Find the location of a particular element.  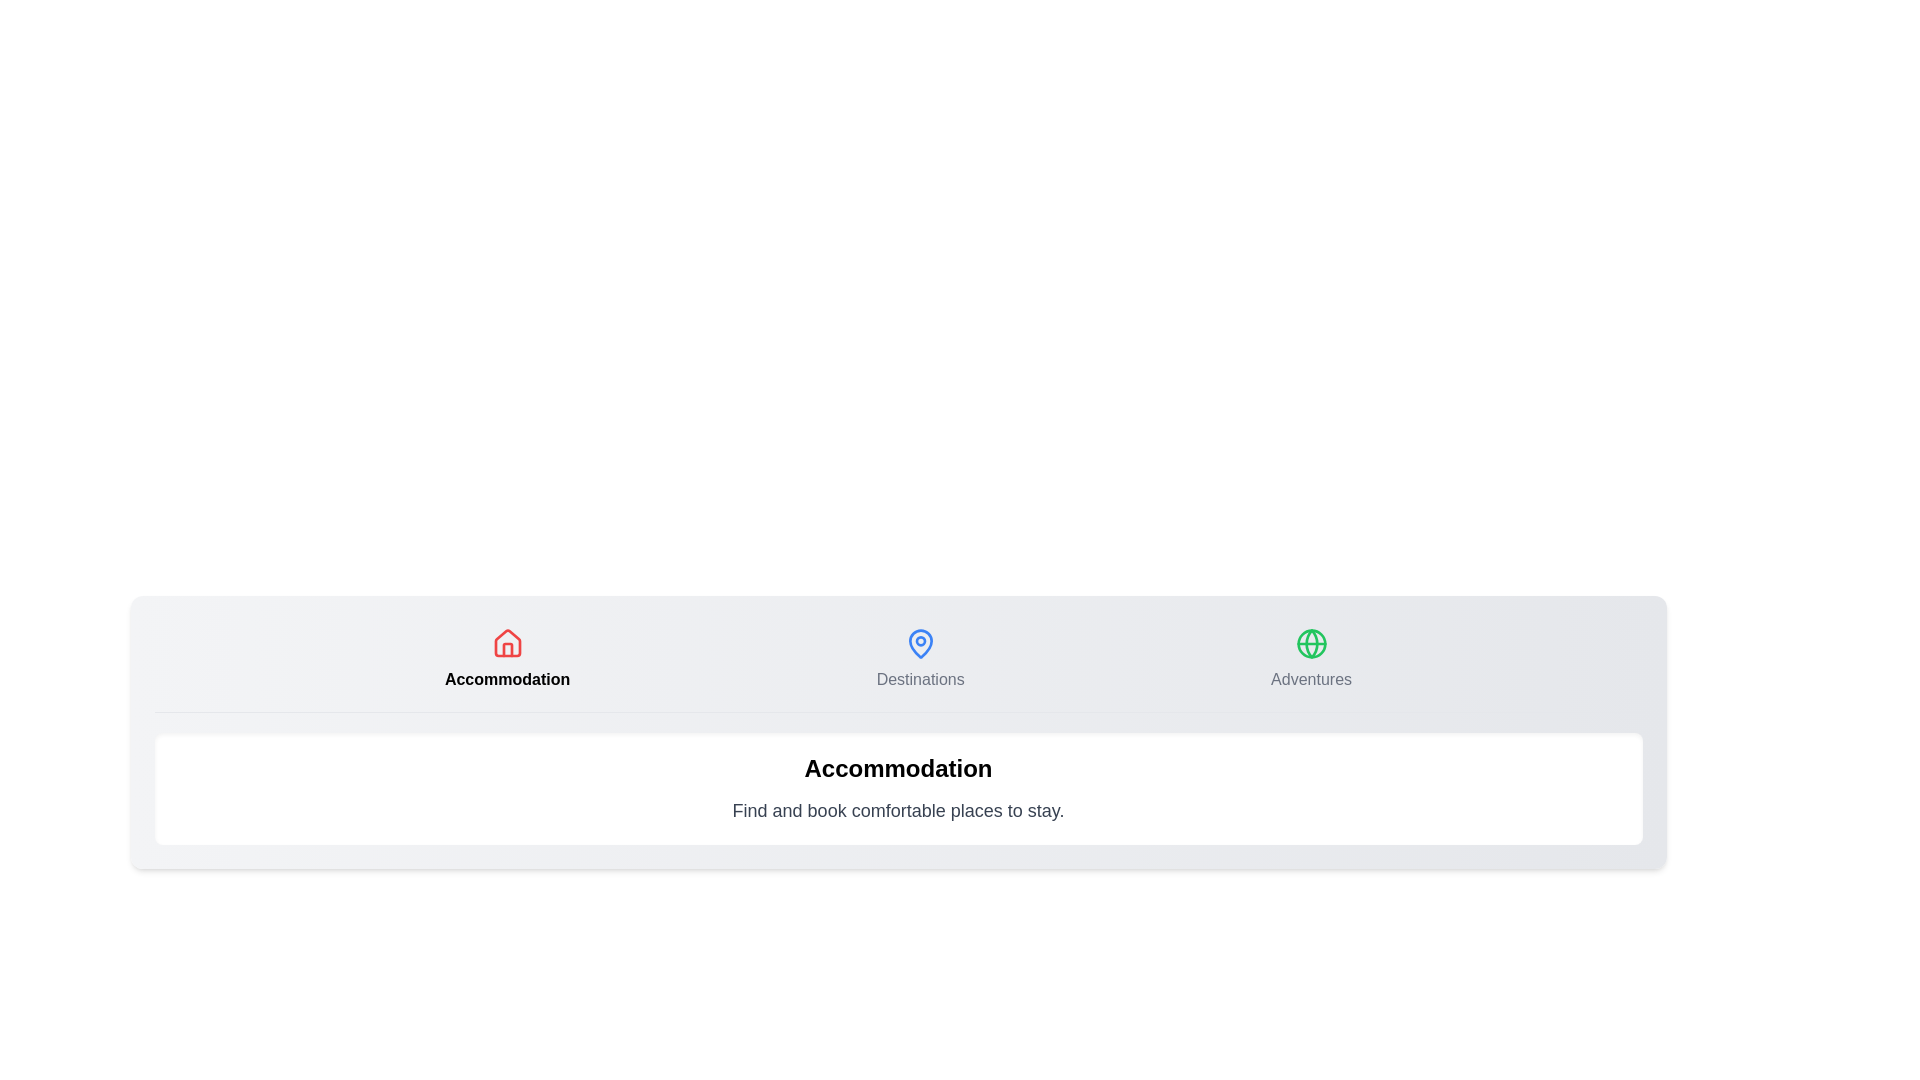

the Adventures tab is located at coordinates (1310, 659).